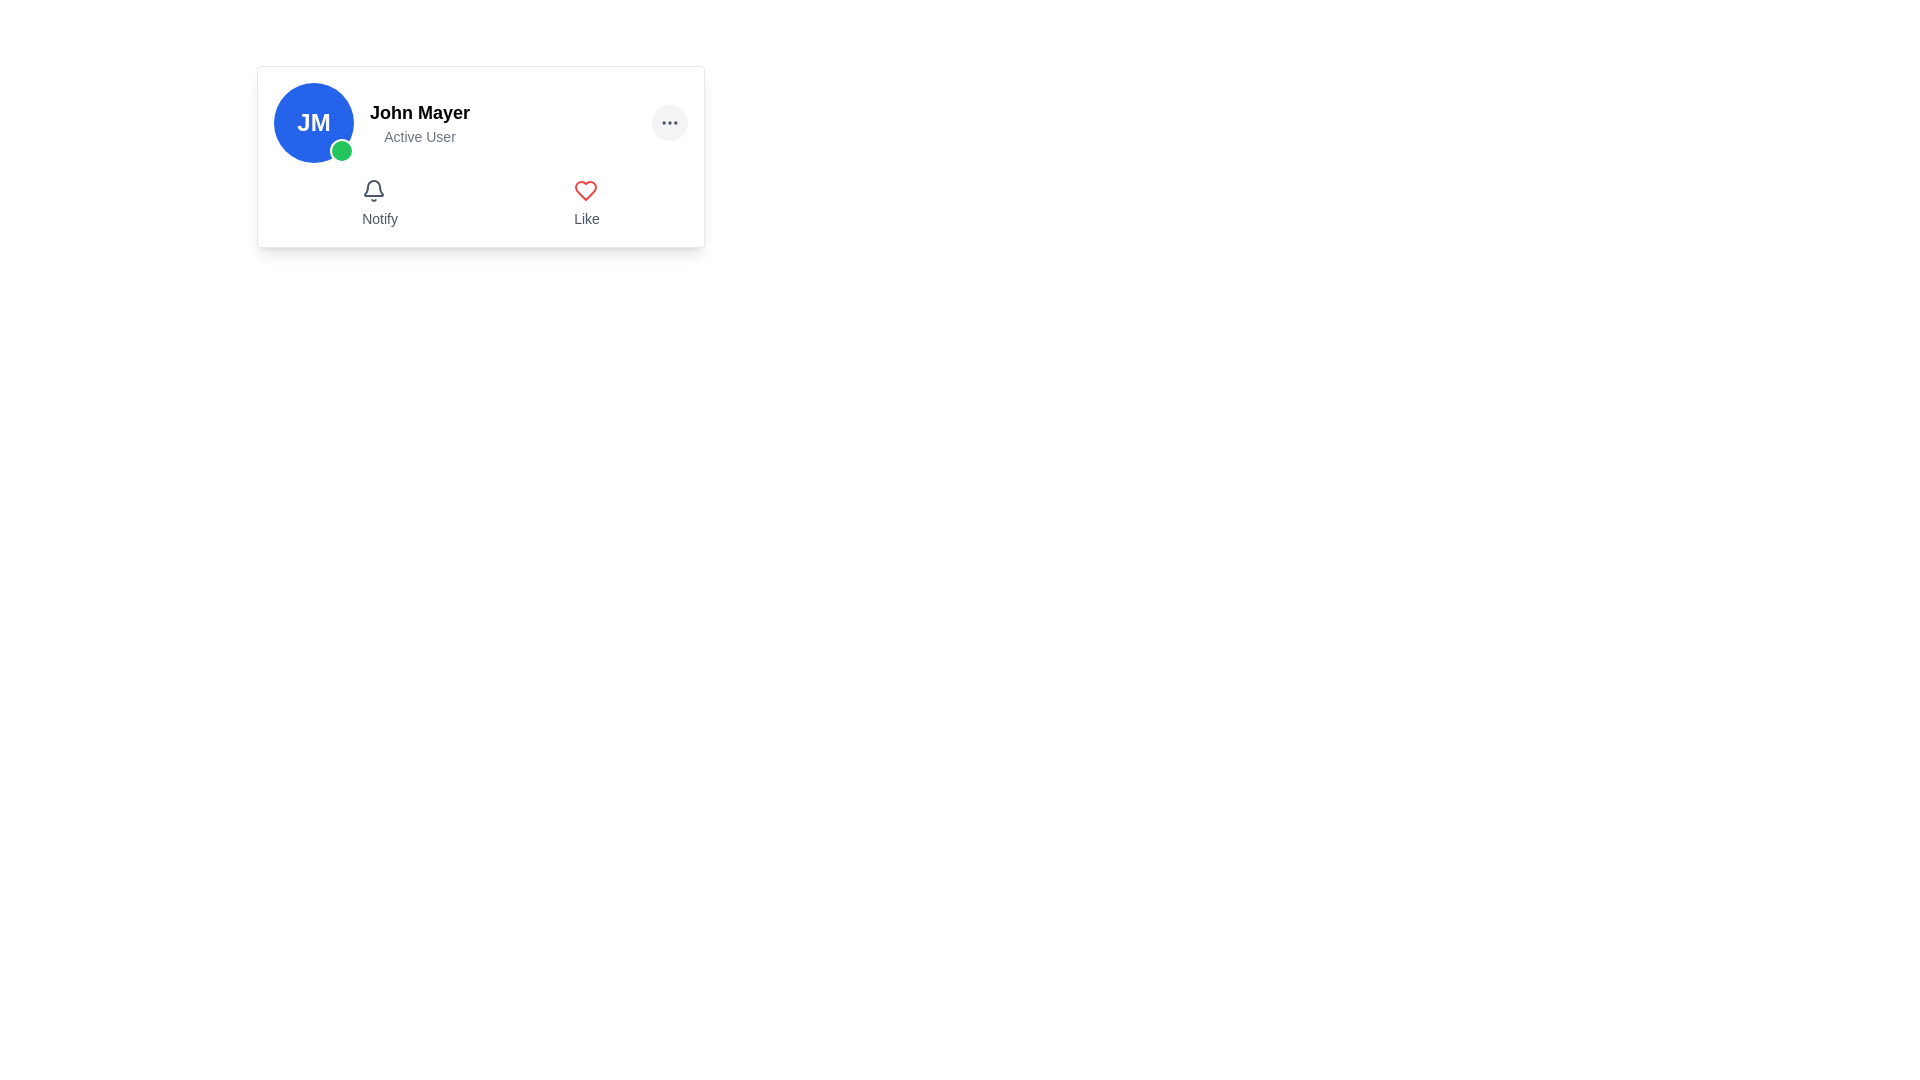 The height and width of the screenshot is (1080, 1920). I want to click on the status indicator text label that shows the current user's status as active, located directly beneath the 'John Mayer' text in the profile card structure, so click(419, 136).